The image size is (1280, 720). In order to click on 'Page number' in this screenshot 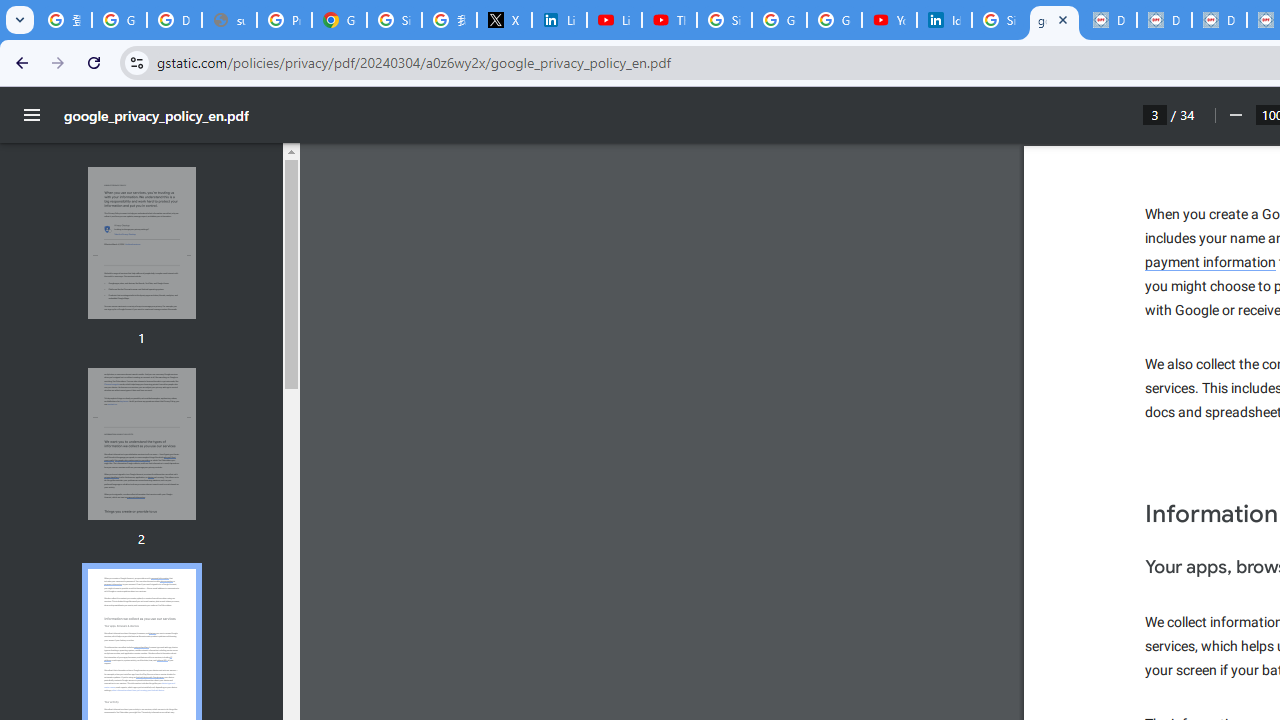, I will do `click(1155, 114)`.